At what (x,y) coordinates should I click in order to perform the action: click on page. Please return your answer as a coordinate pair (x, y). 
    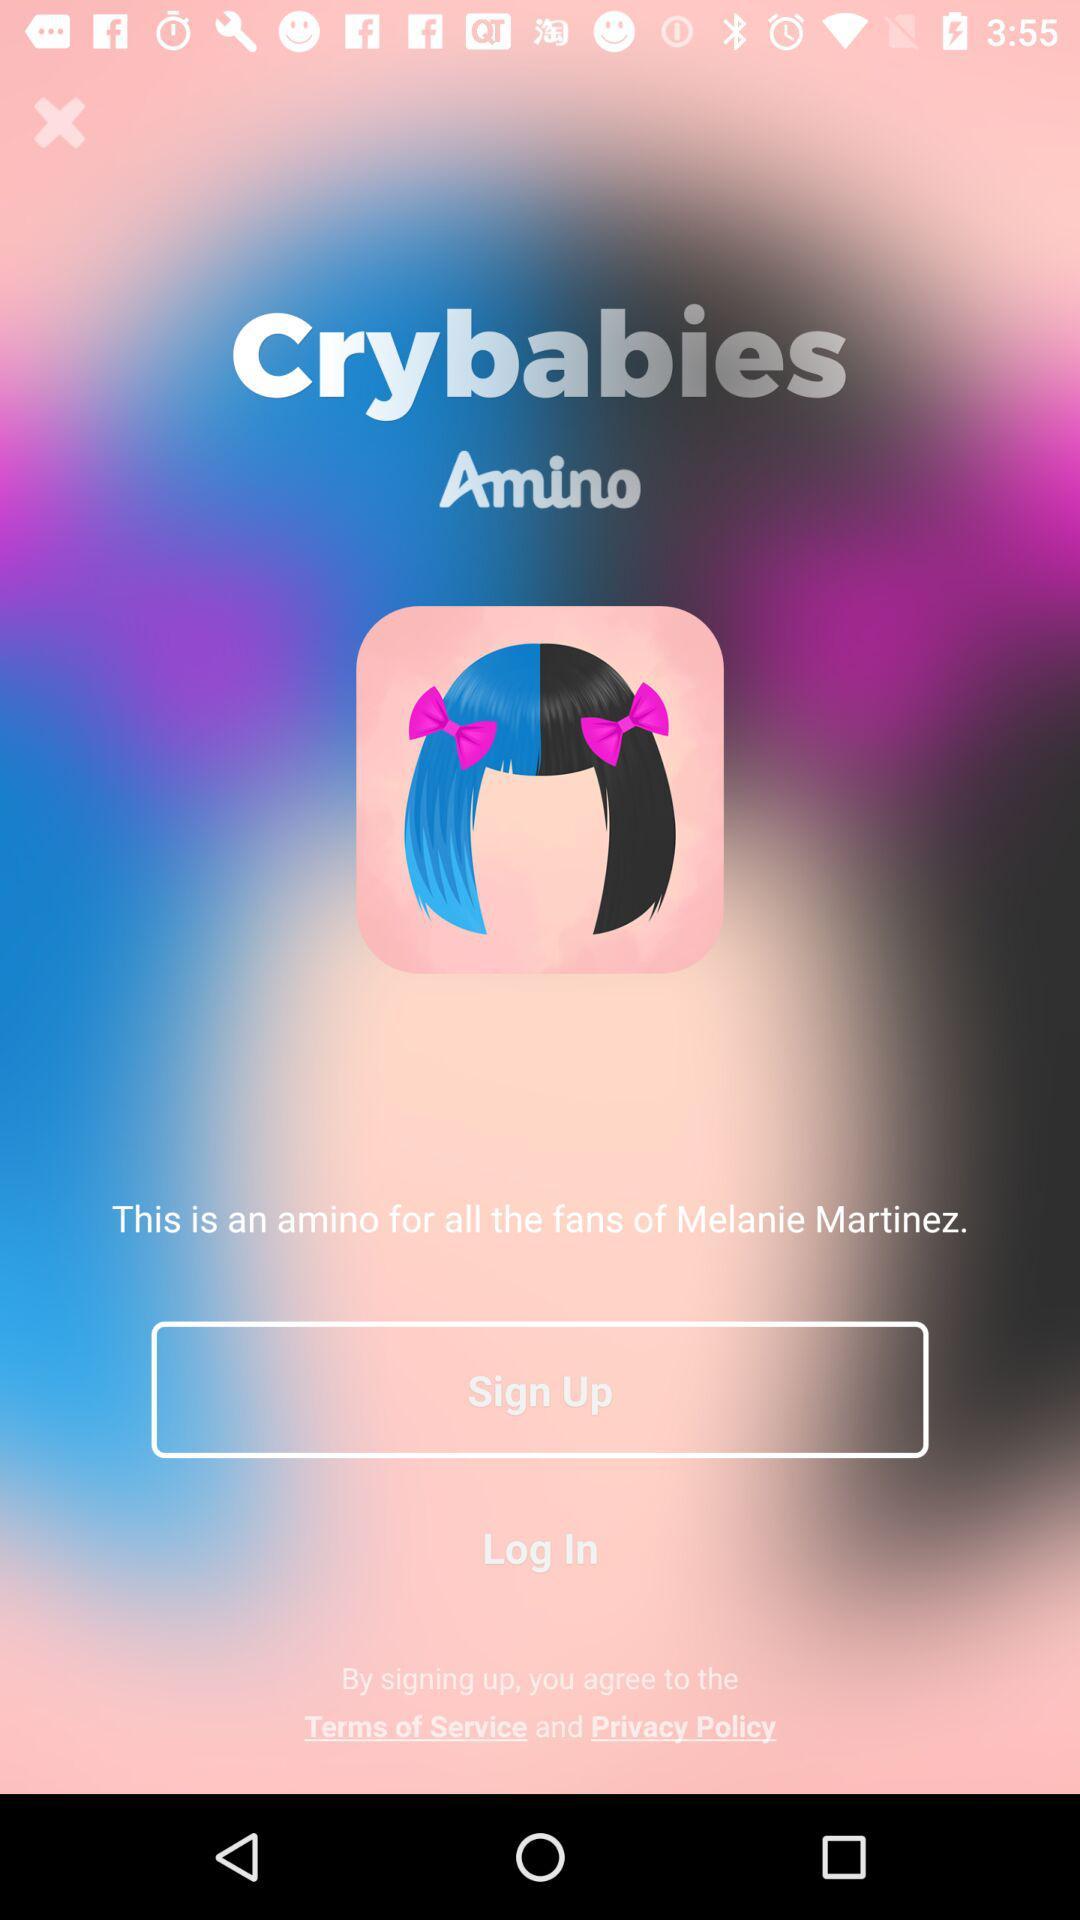
    Looking at the image, I should click on (59, 122).